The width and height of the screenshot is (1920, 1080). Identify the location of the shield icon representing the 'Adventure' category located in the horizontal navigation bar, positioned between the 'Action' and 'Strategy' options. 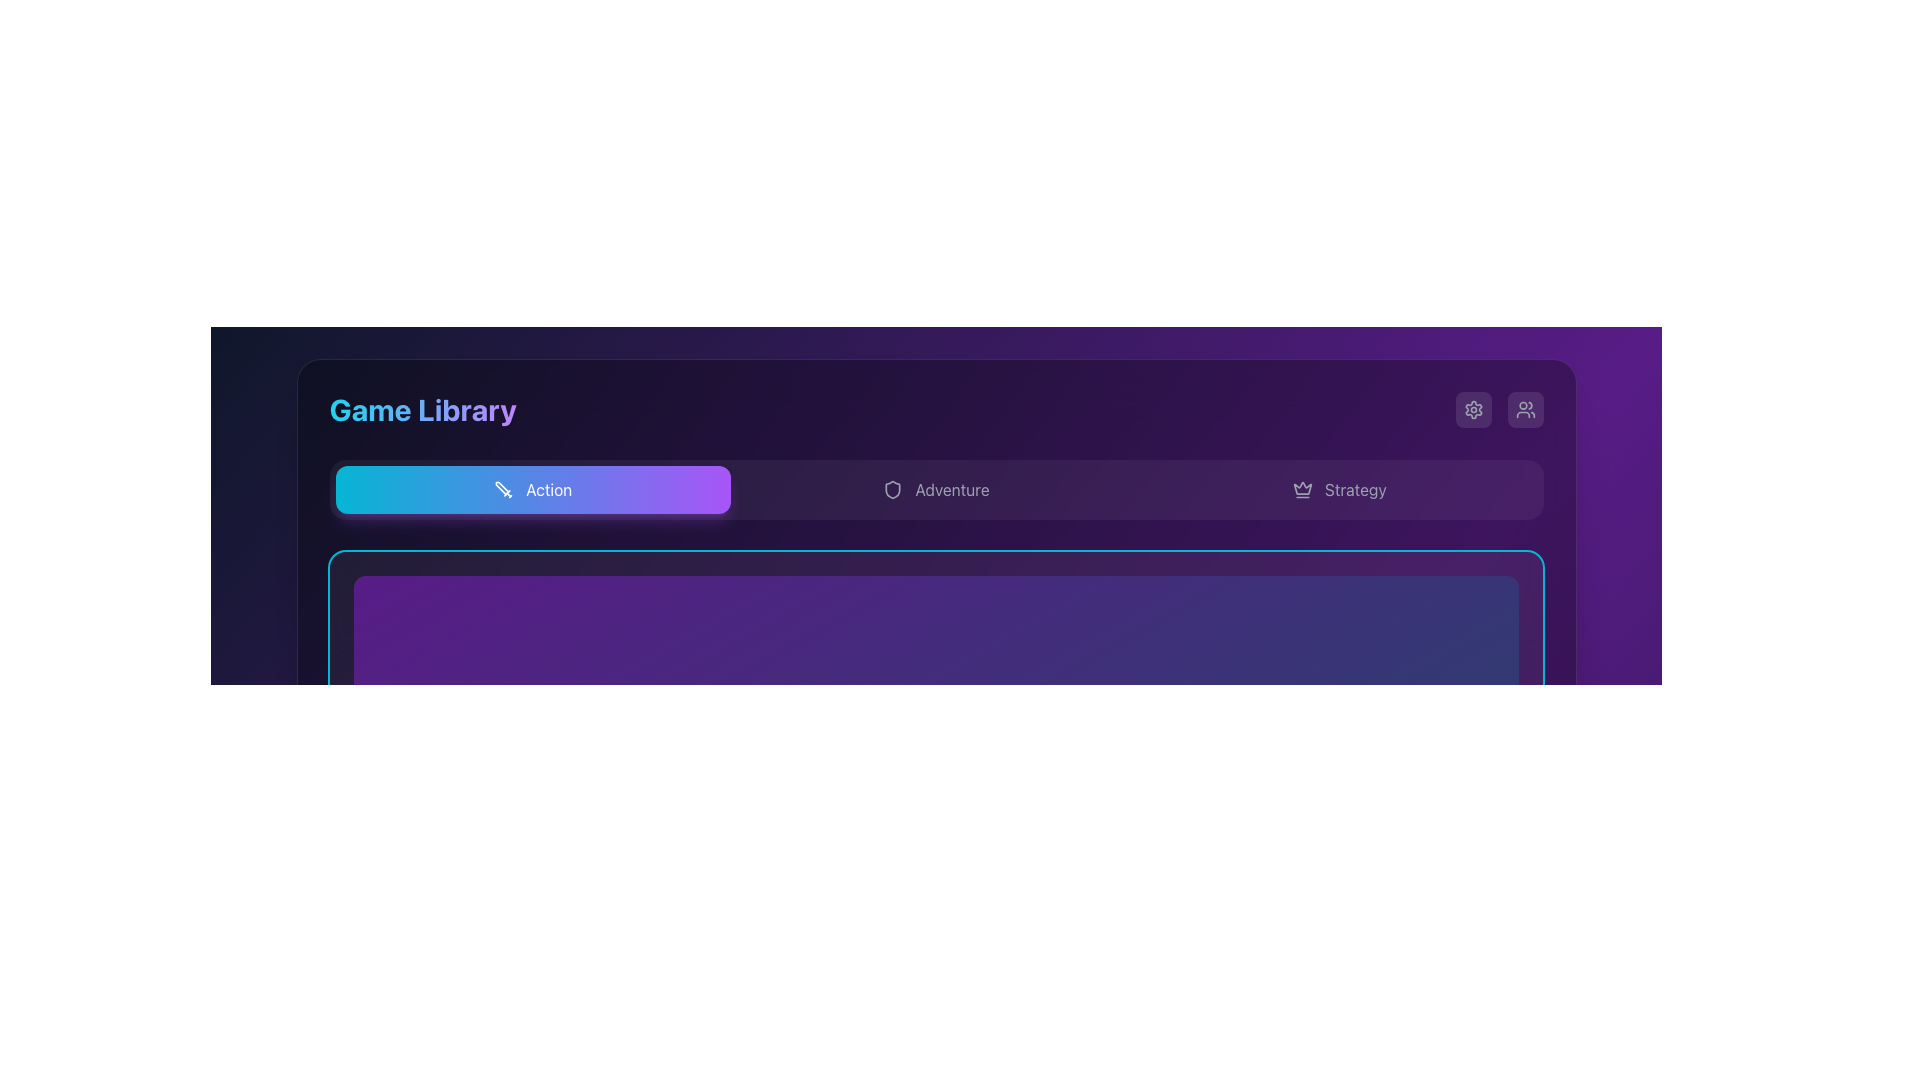
(892, 489).